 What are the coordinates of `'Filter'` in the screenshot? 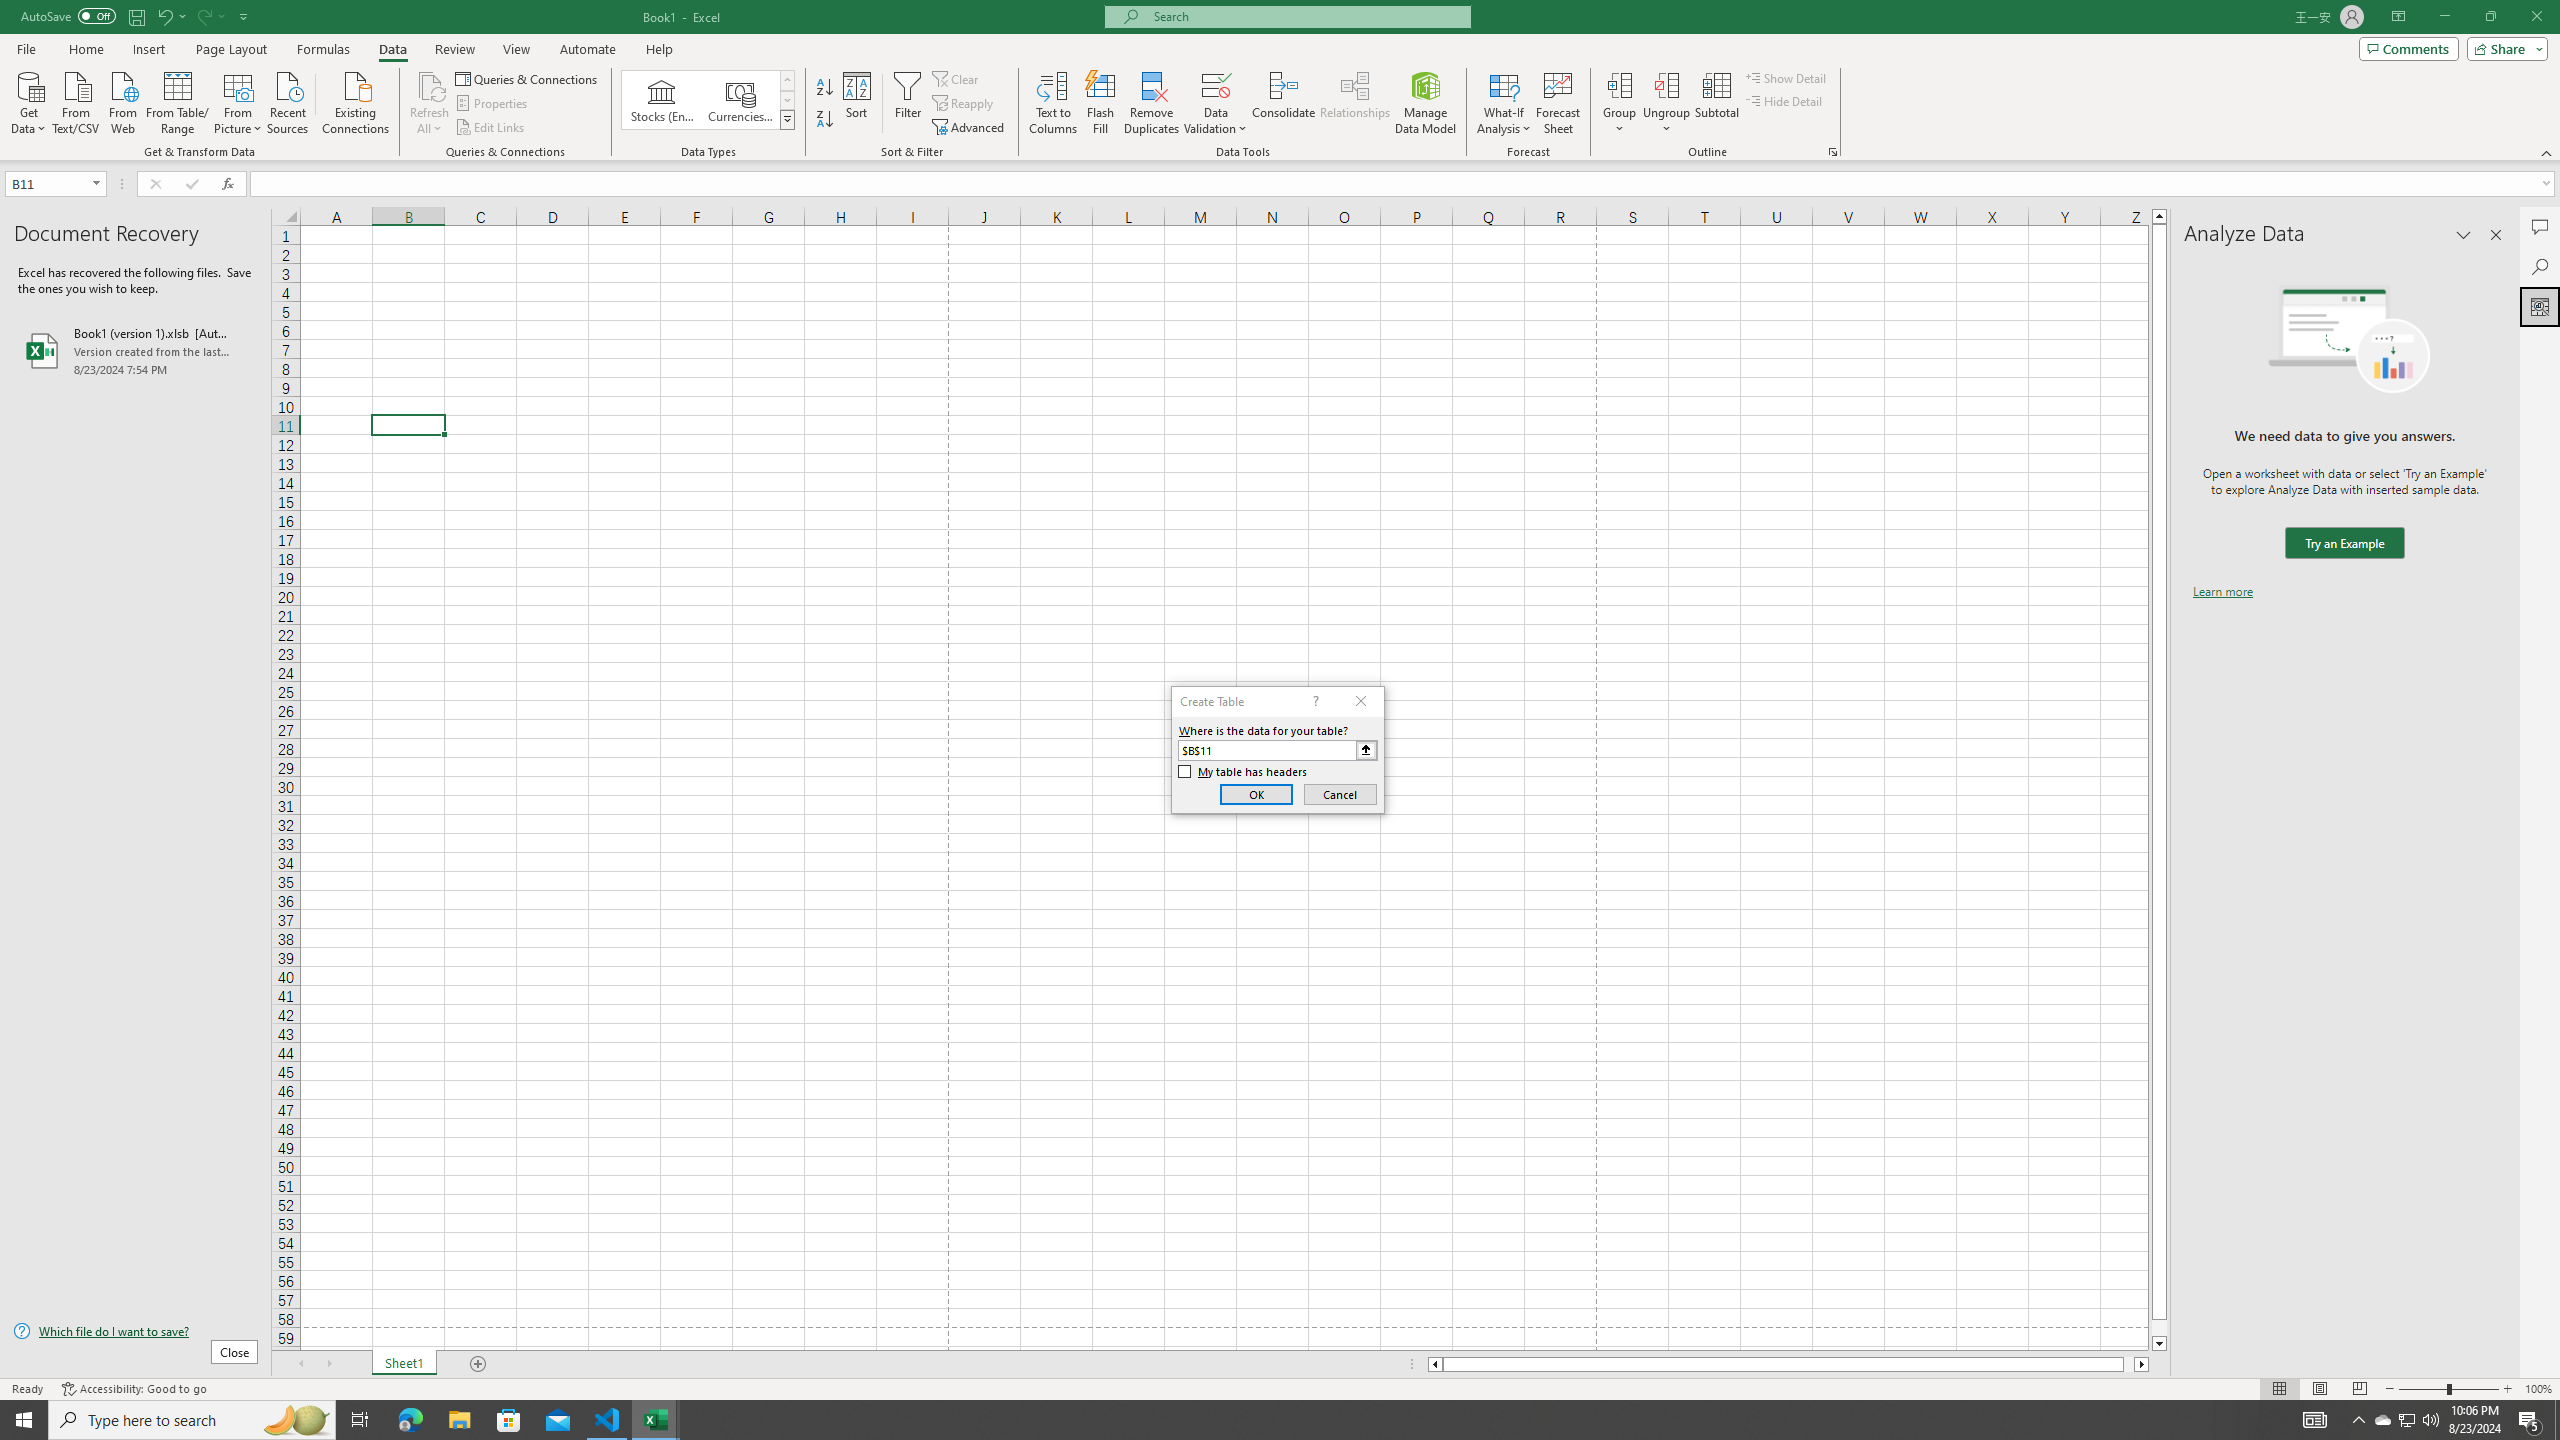 It's located at (906, 103).